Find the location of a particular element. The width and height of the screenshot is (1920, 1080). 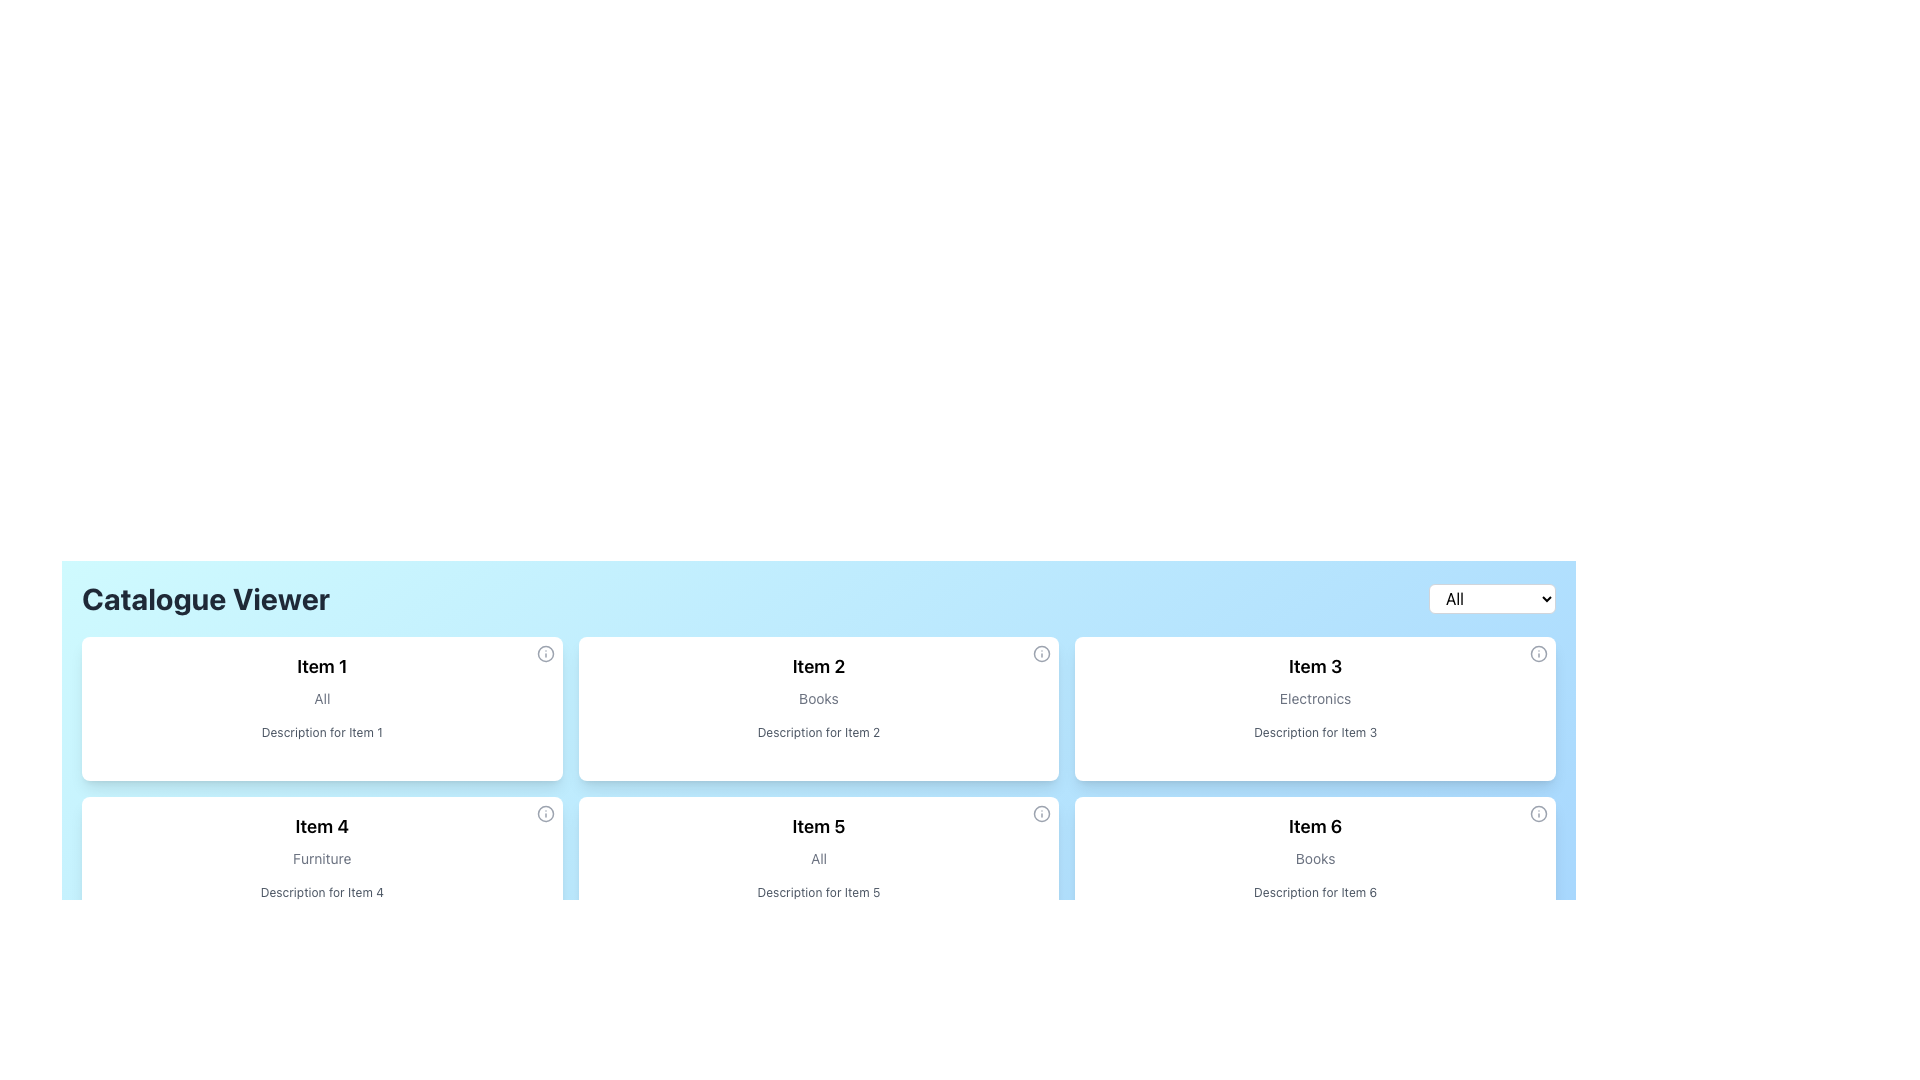

the content card located in the second row, third column of the grid layout, which displays a title, category, and description is located at coordinates (819, 867).